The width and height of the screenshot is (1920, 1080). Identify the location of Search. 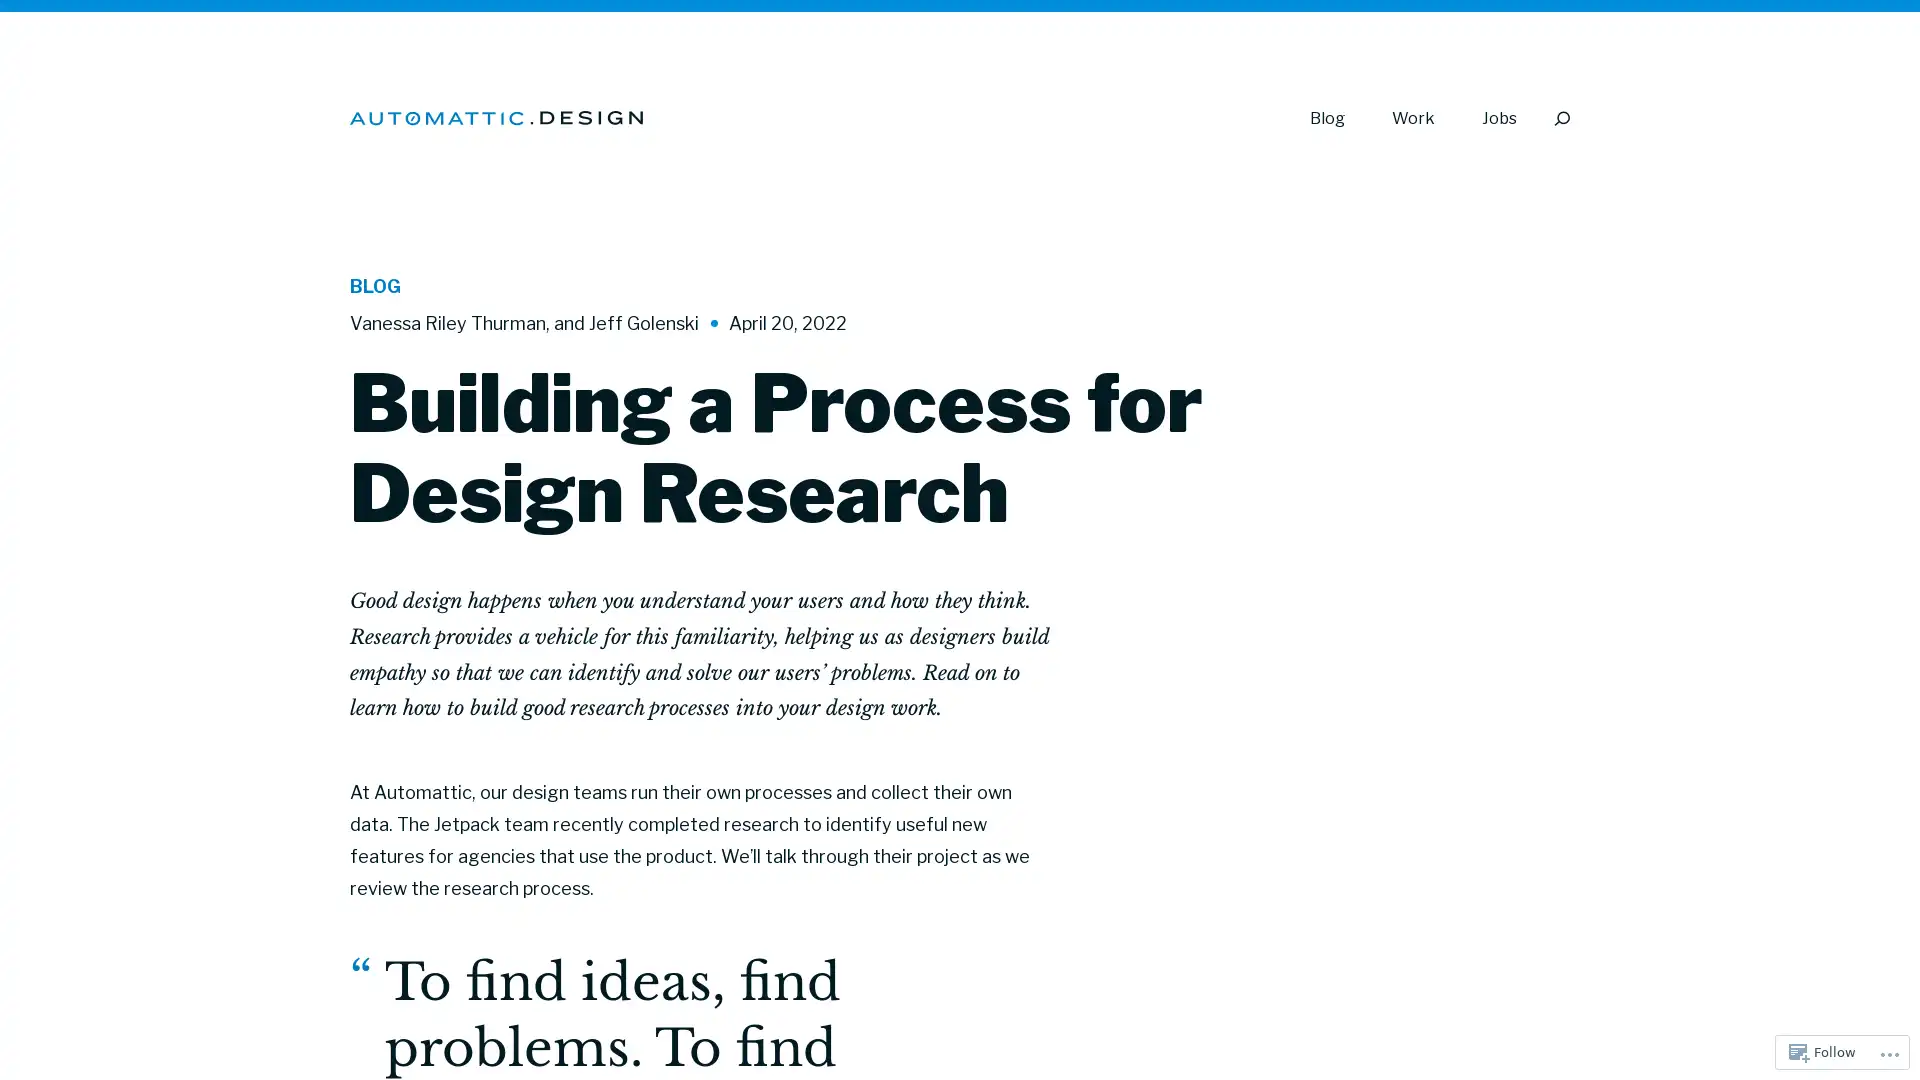
(1560, 118).